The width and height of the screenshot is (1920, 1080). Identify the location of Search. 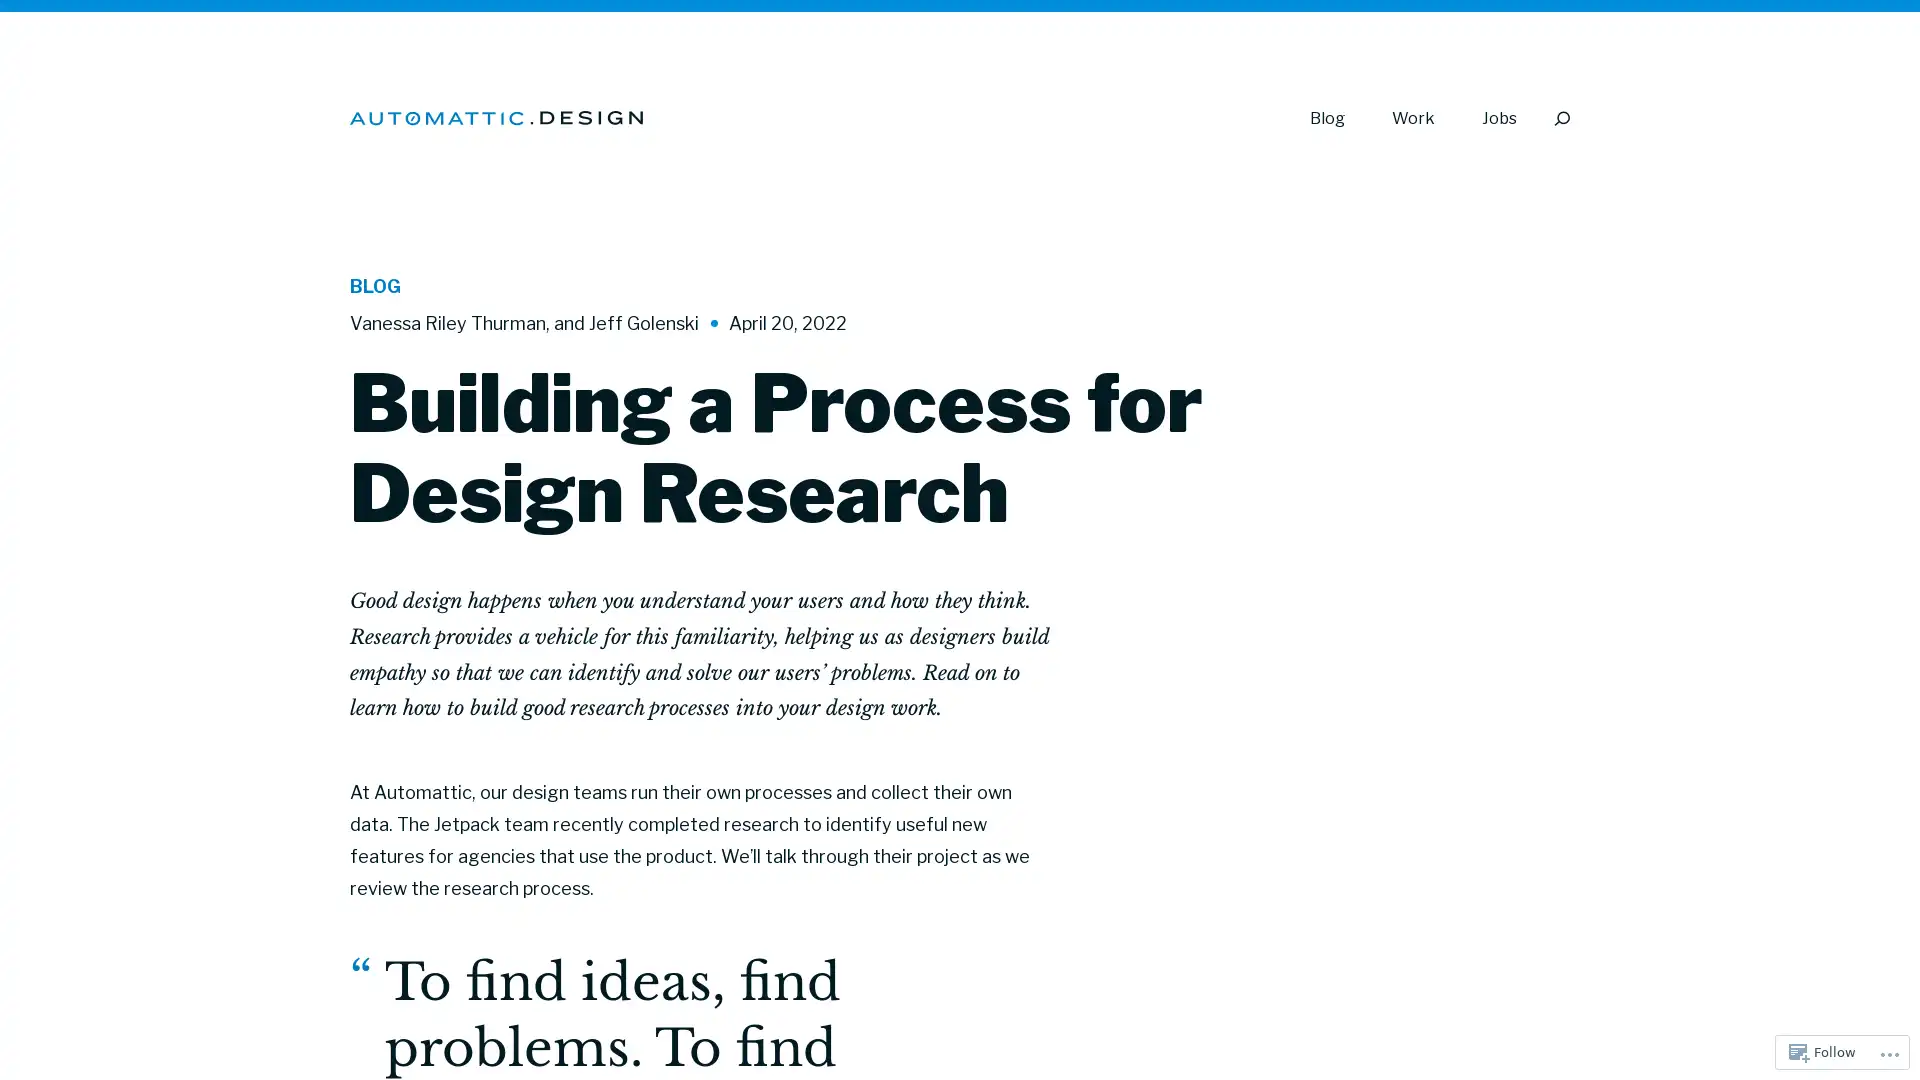
(1560, 118).